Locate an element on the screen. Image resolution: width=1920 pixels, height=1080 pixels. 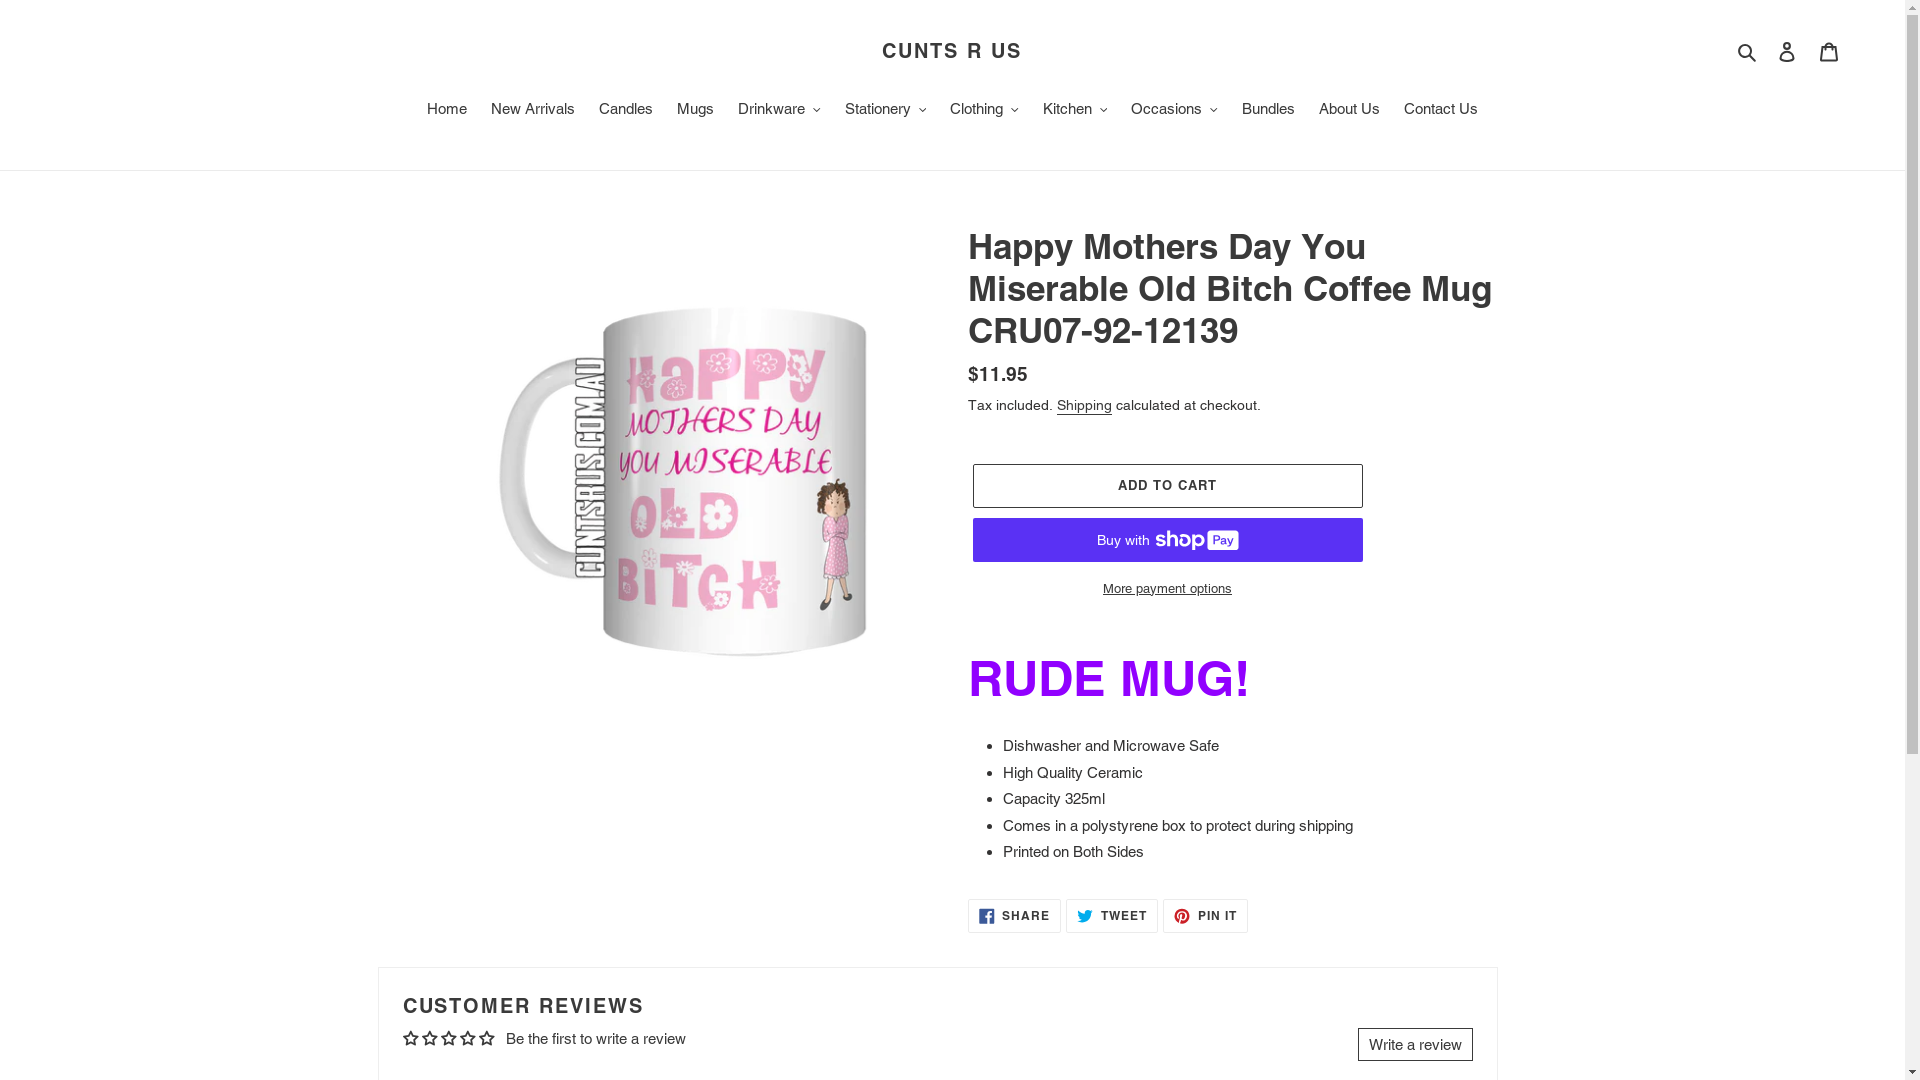
'Log in' is located at coordinates (1786, 50).